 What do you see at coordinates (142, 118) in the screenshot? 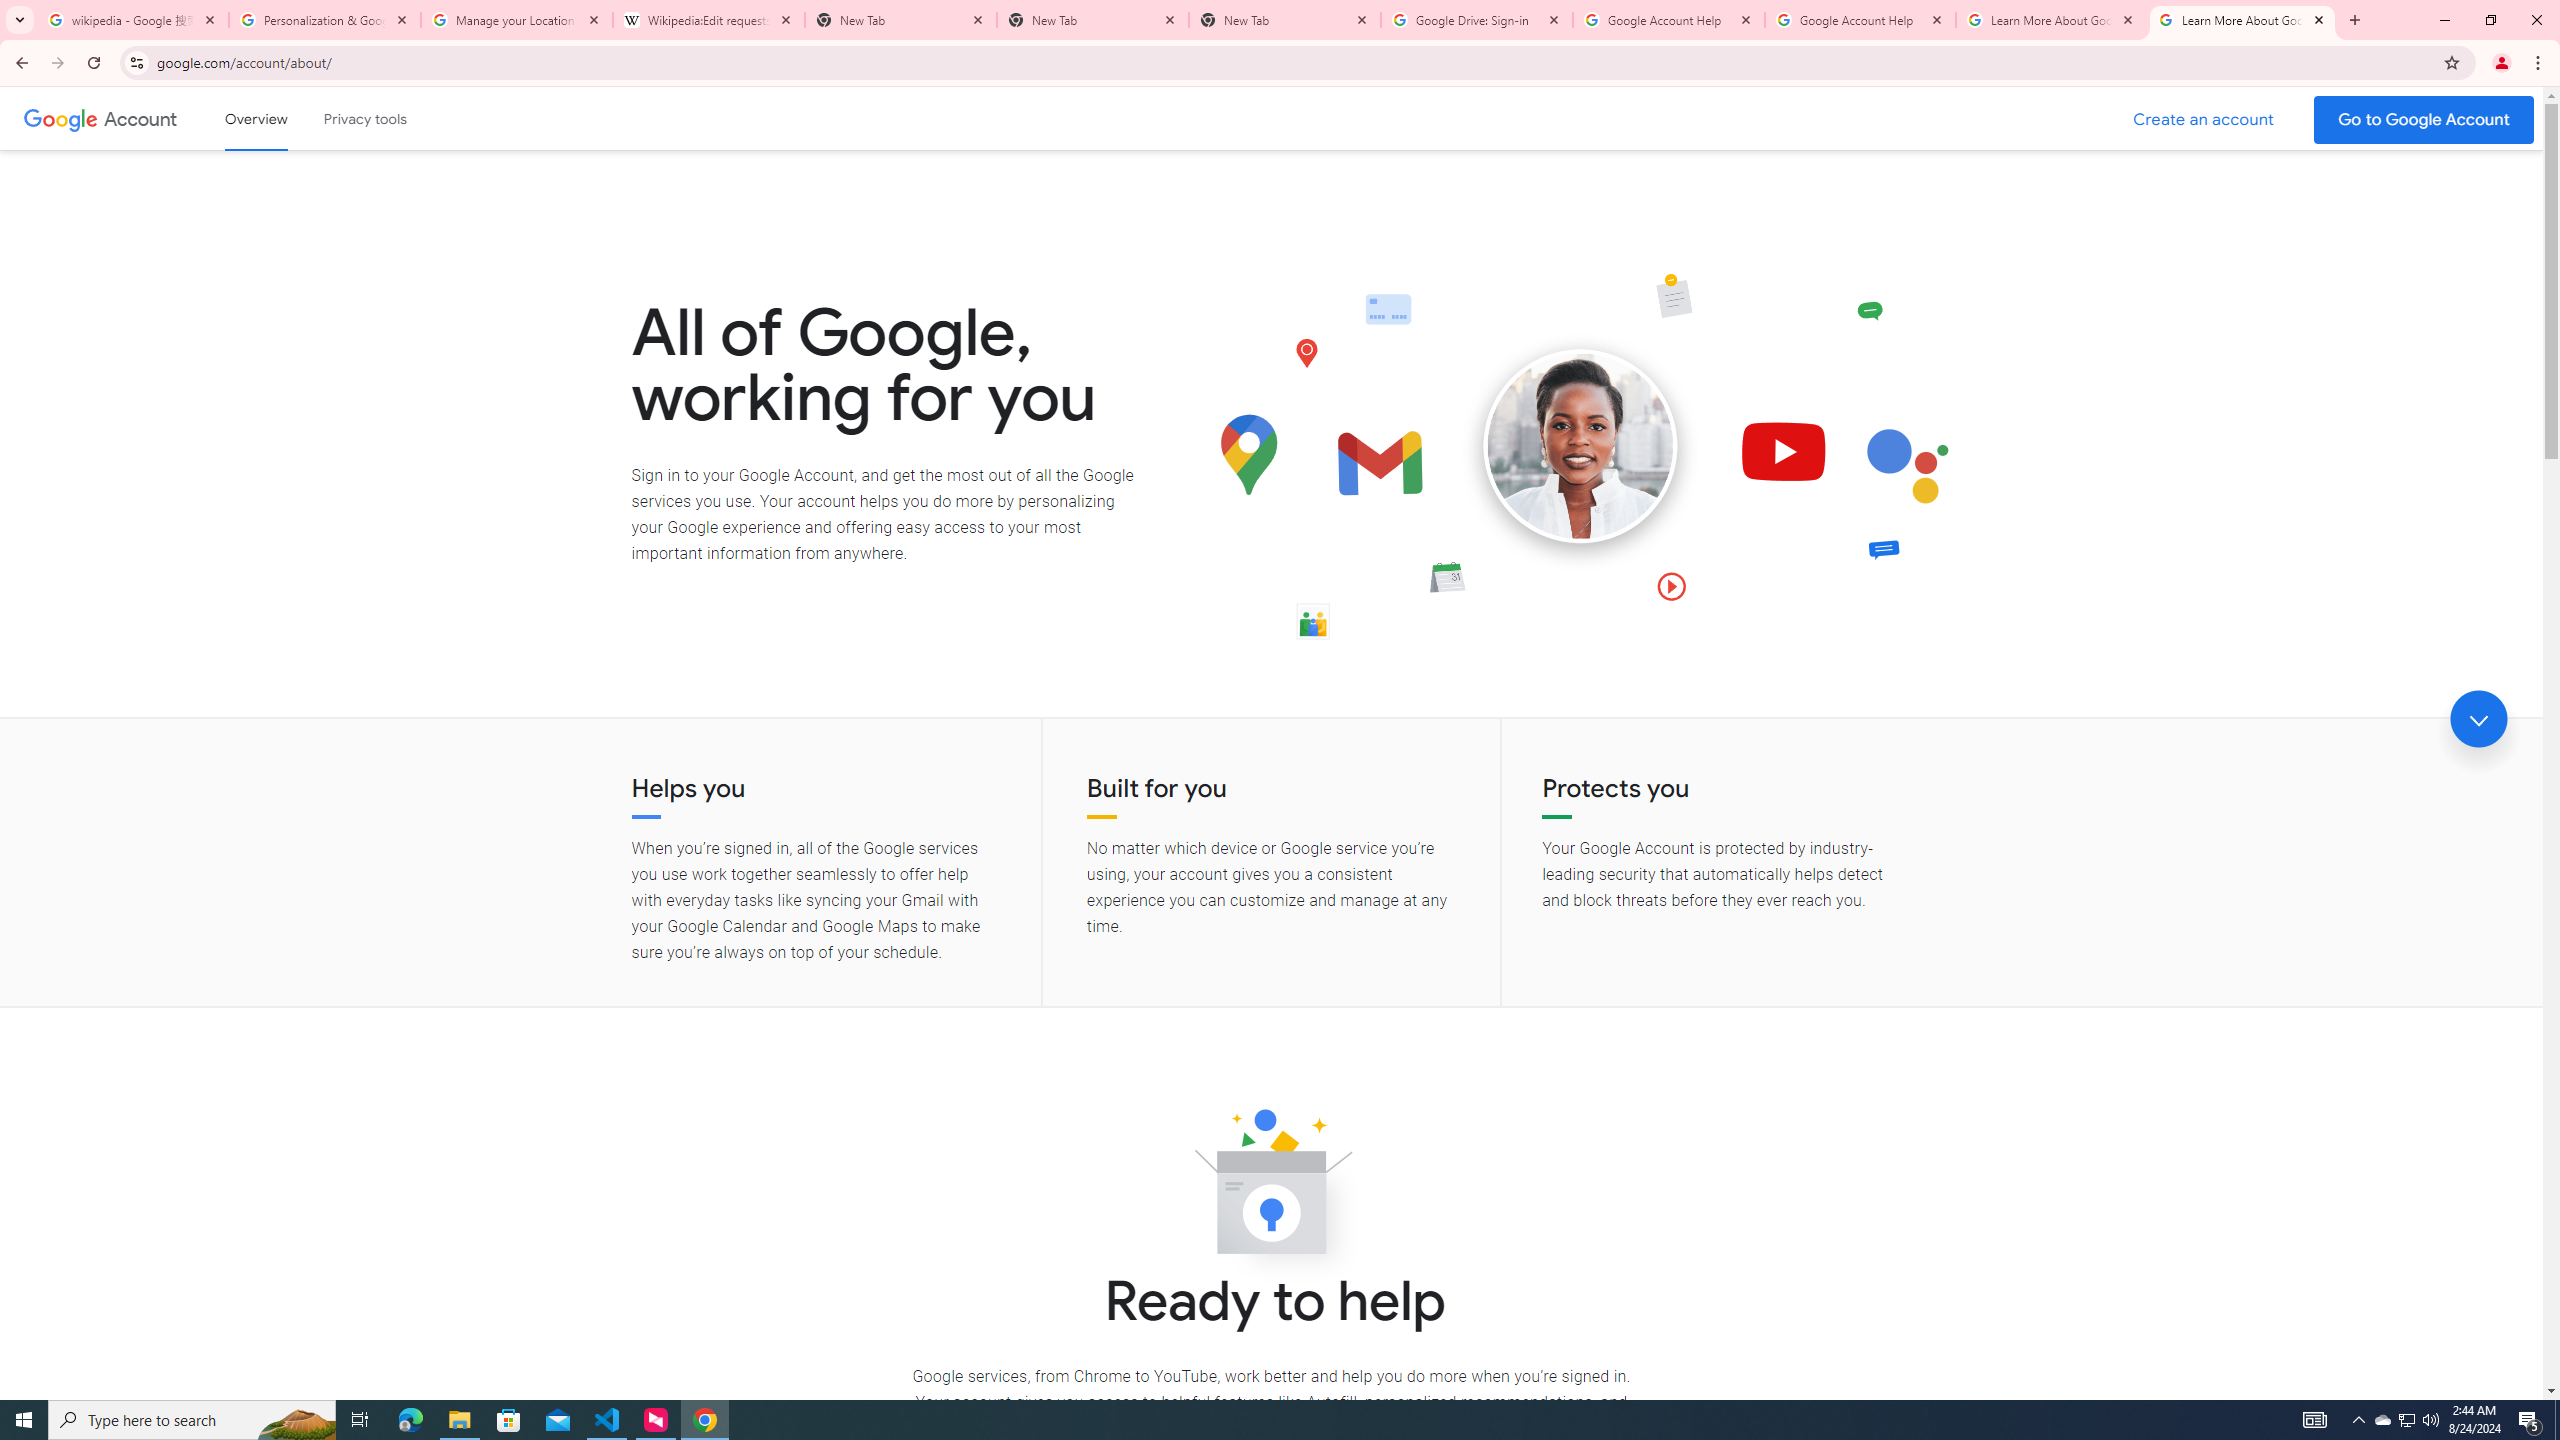
I see `'Google Account'` at bounding box center [142, 118].